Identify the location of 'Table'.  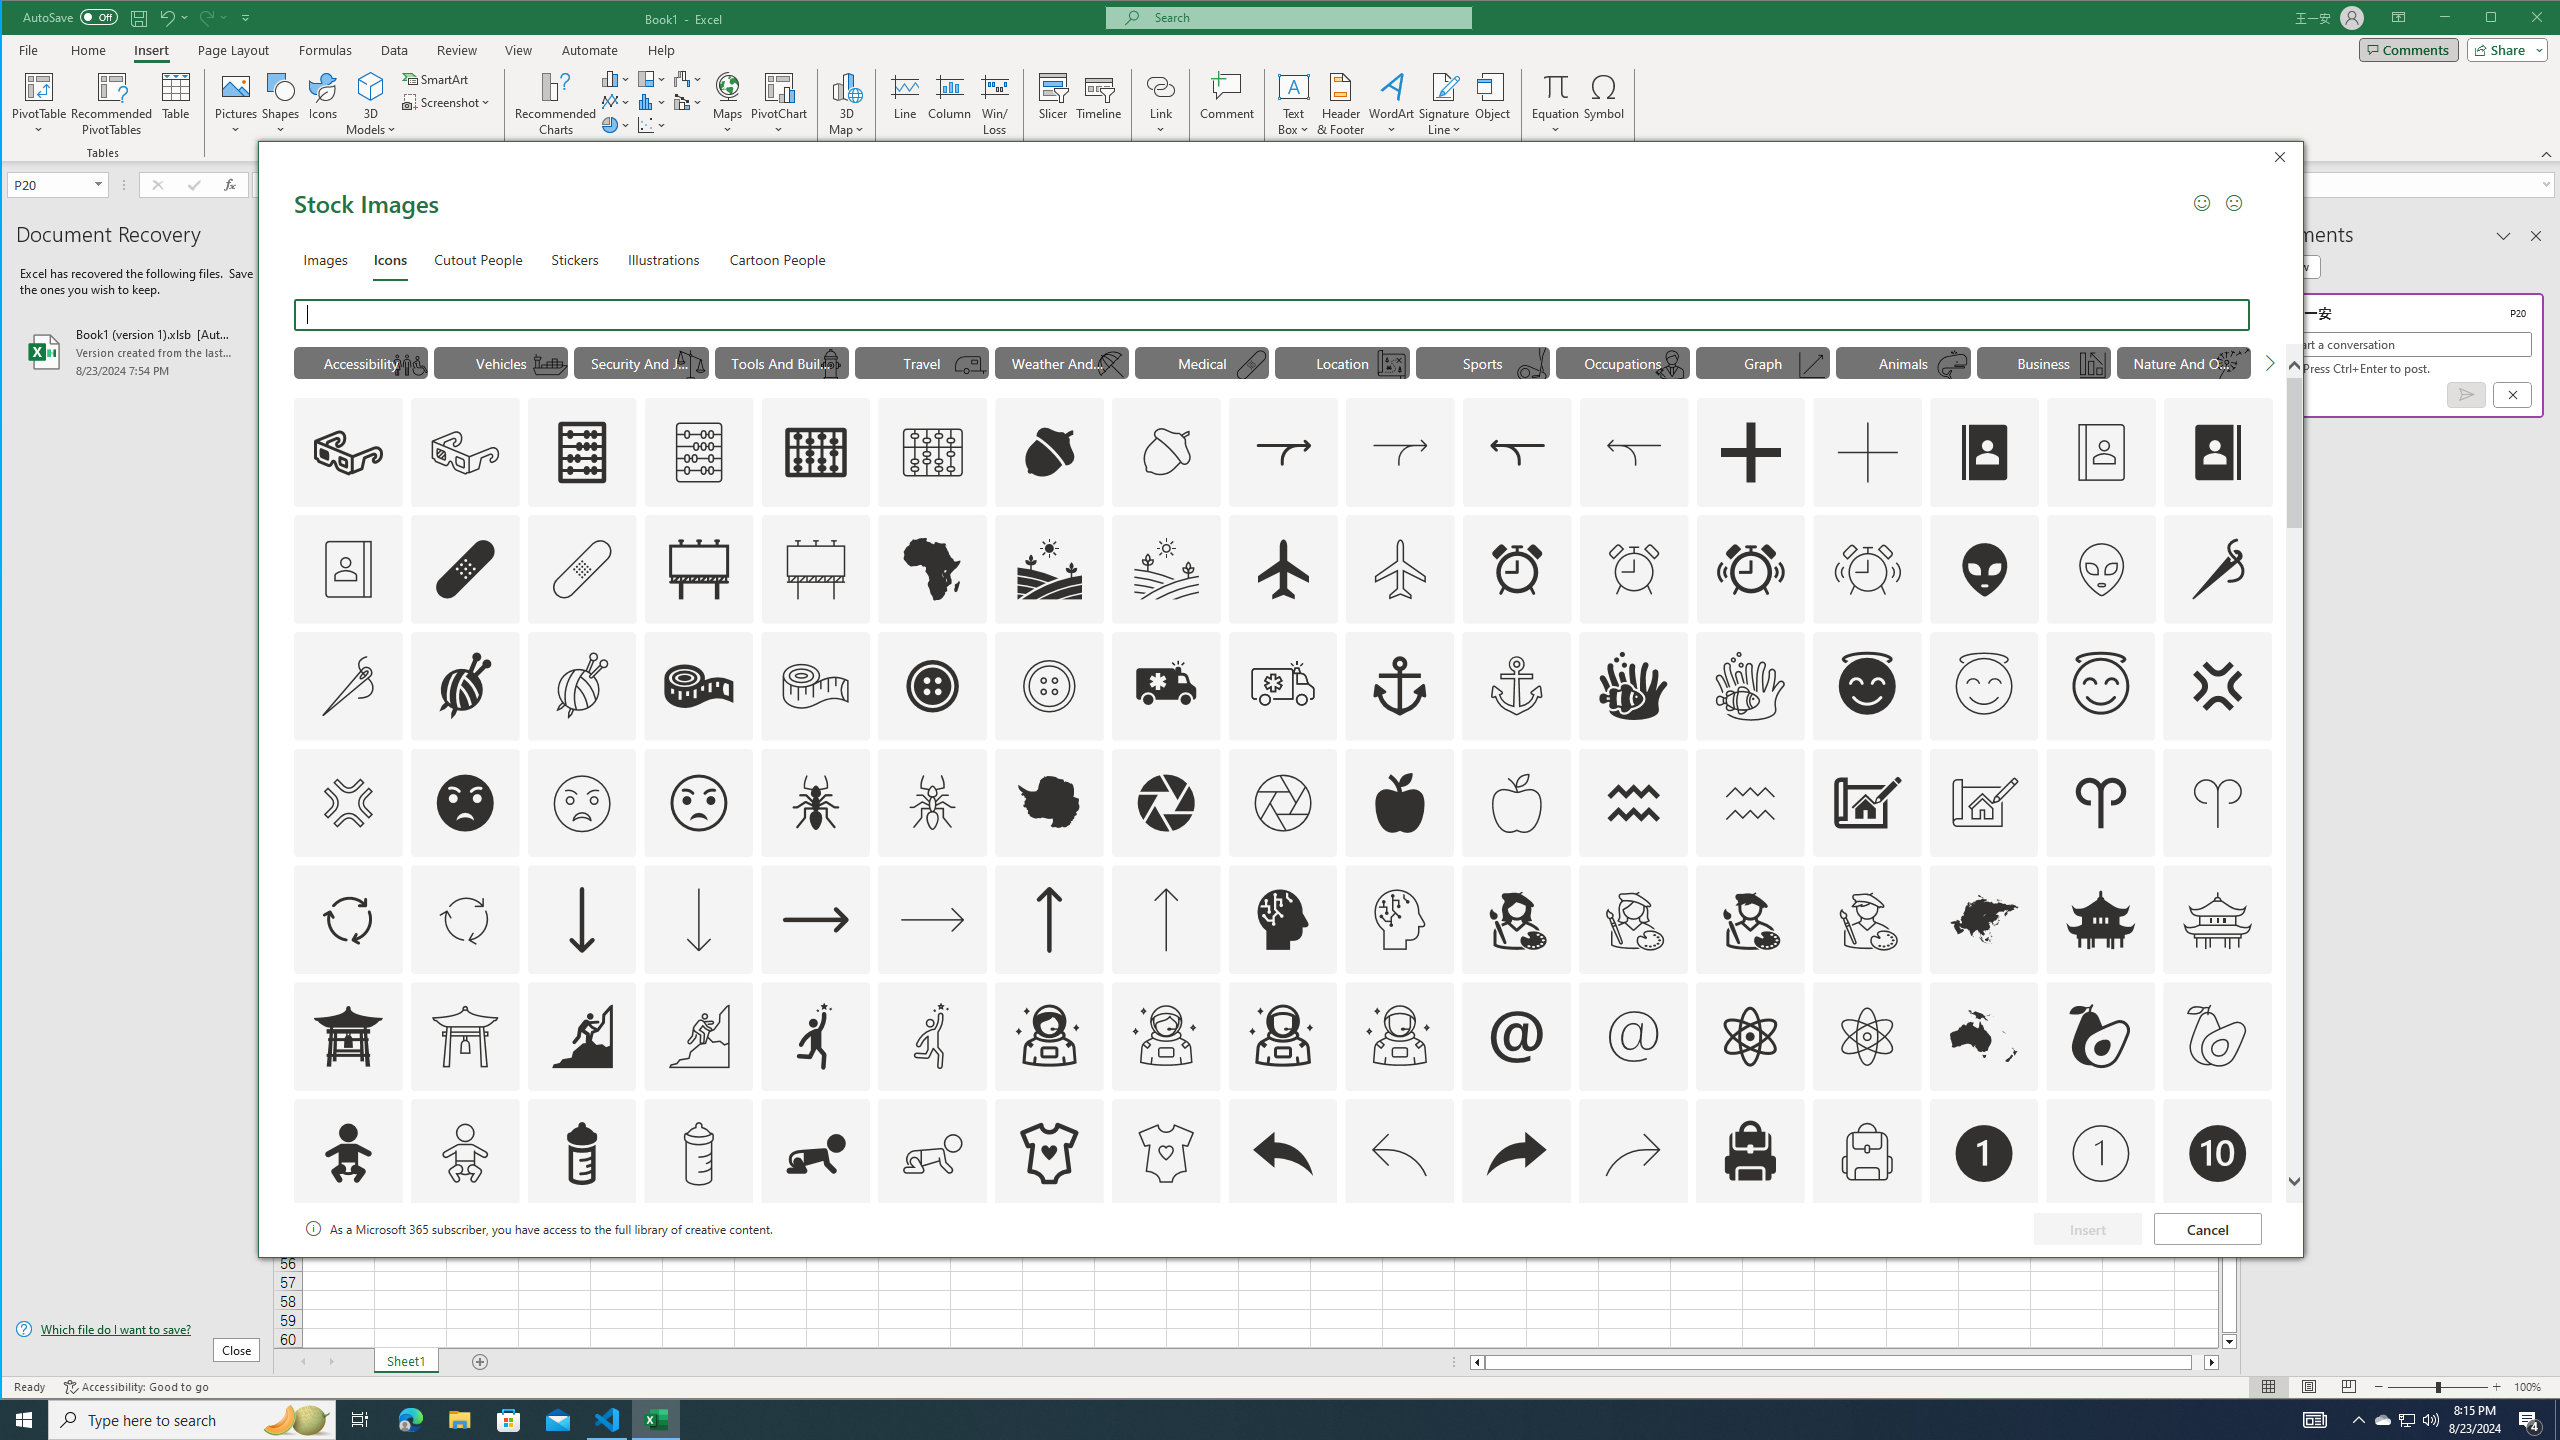
(175, 103).